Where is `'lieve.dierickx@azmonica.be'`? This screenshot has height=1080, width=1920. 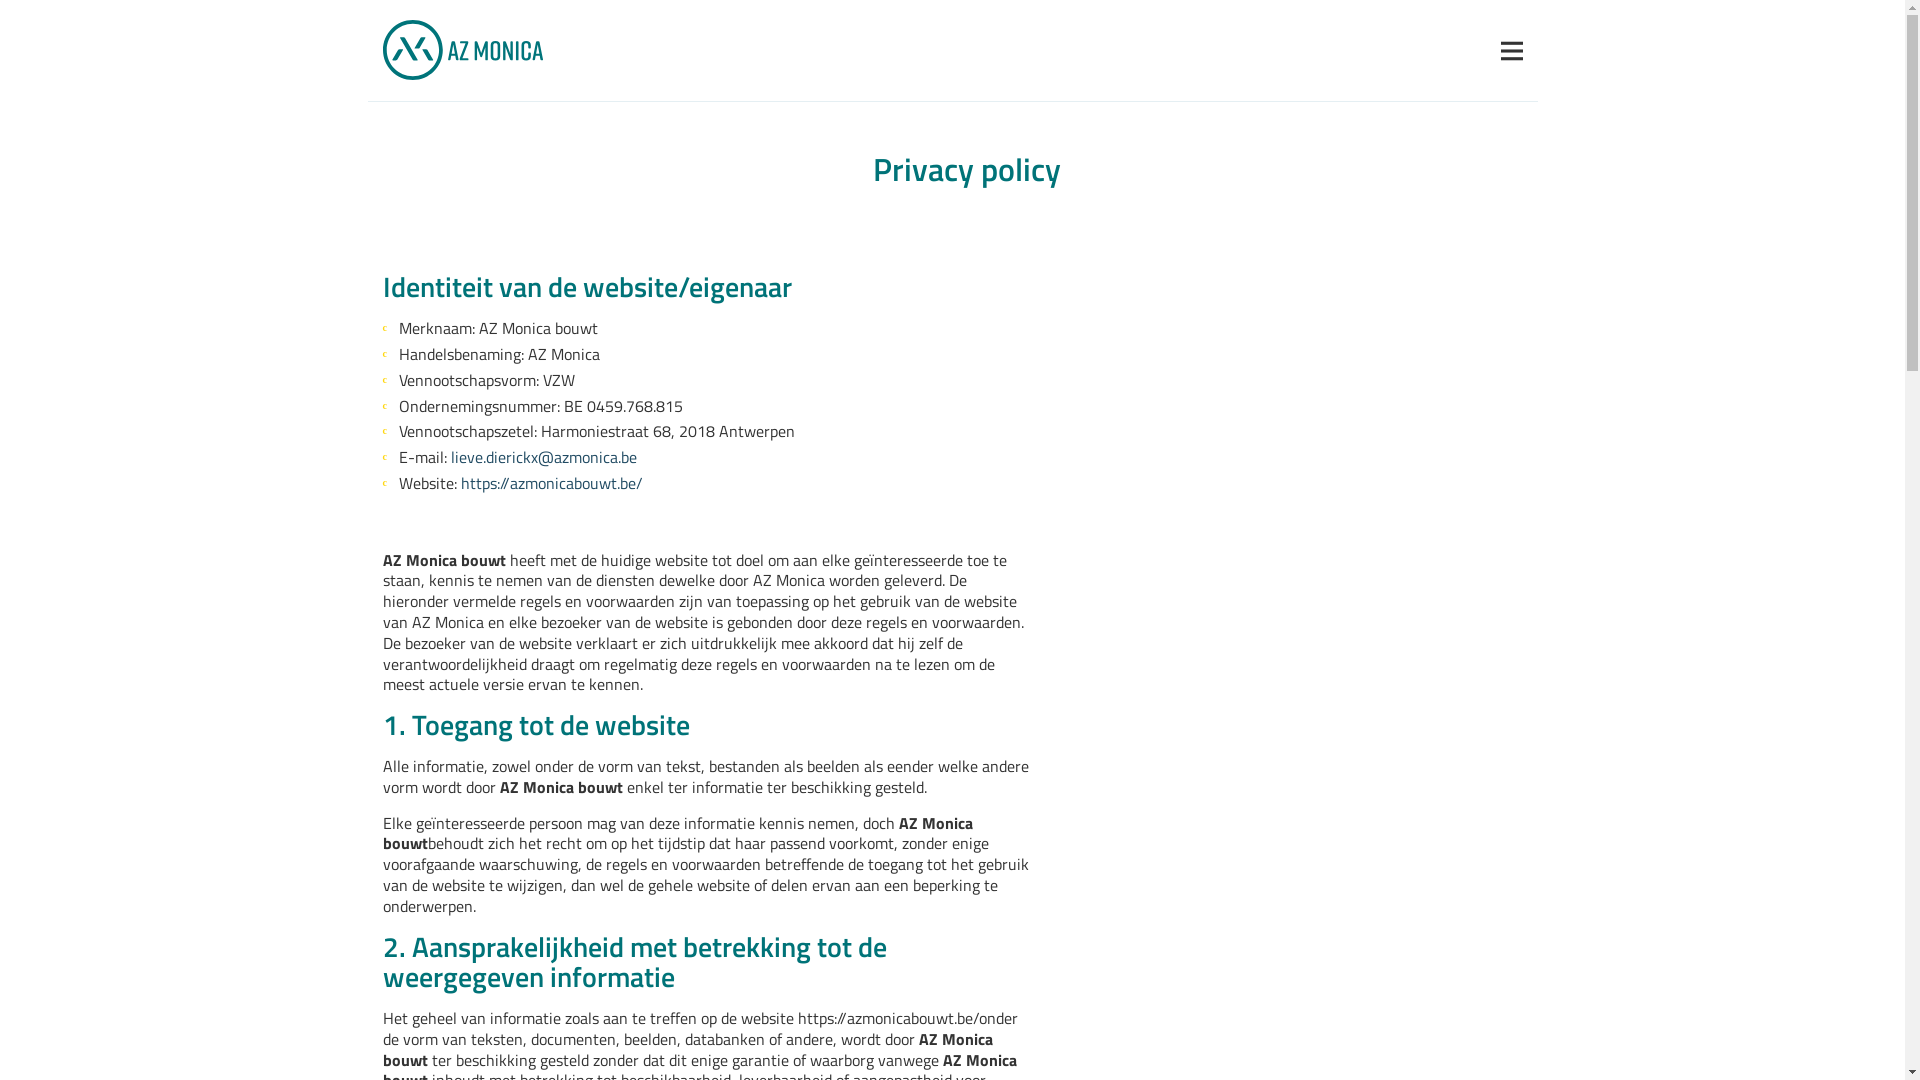
'lieve.dierickx@azmonica.be' is located at coordinates (449, 457).